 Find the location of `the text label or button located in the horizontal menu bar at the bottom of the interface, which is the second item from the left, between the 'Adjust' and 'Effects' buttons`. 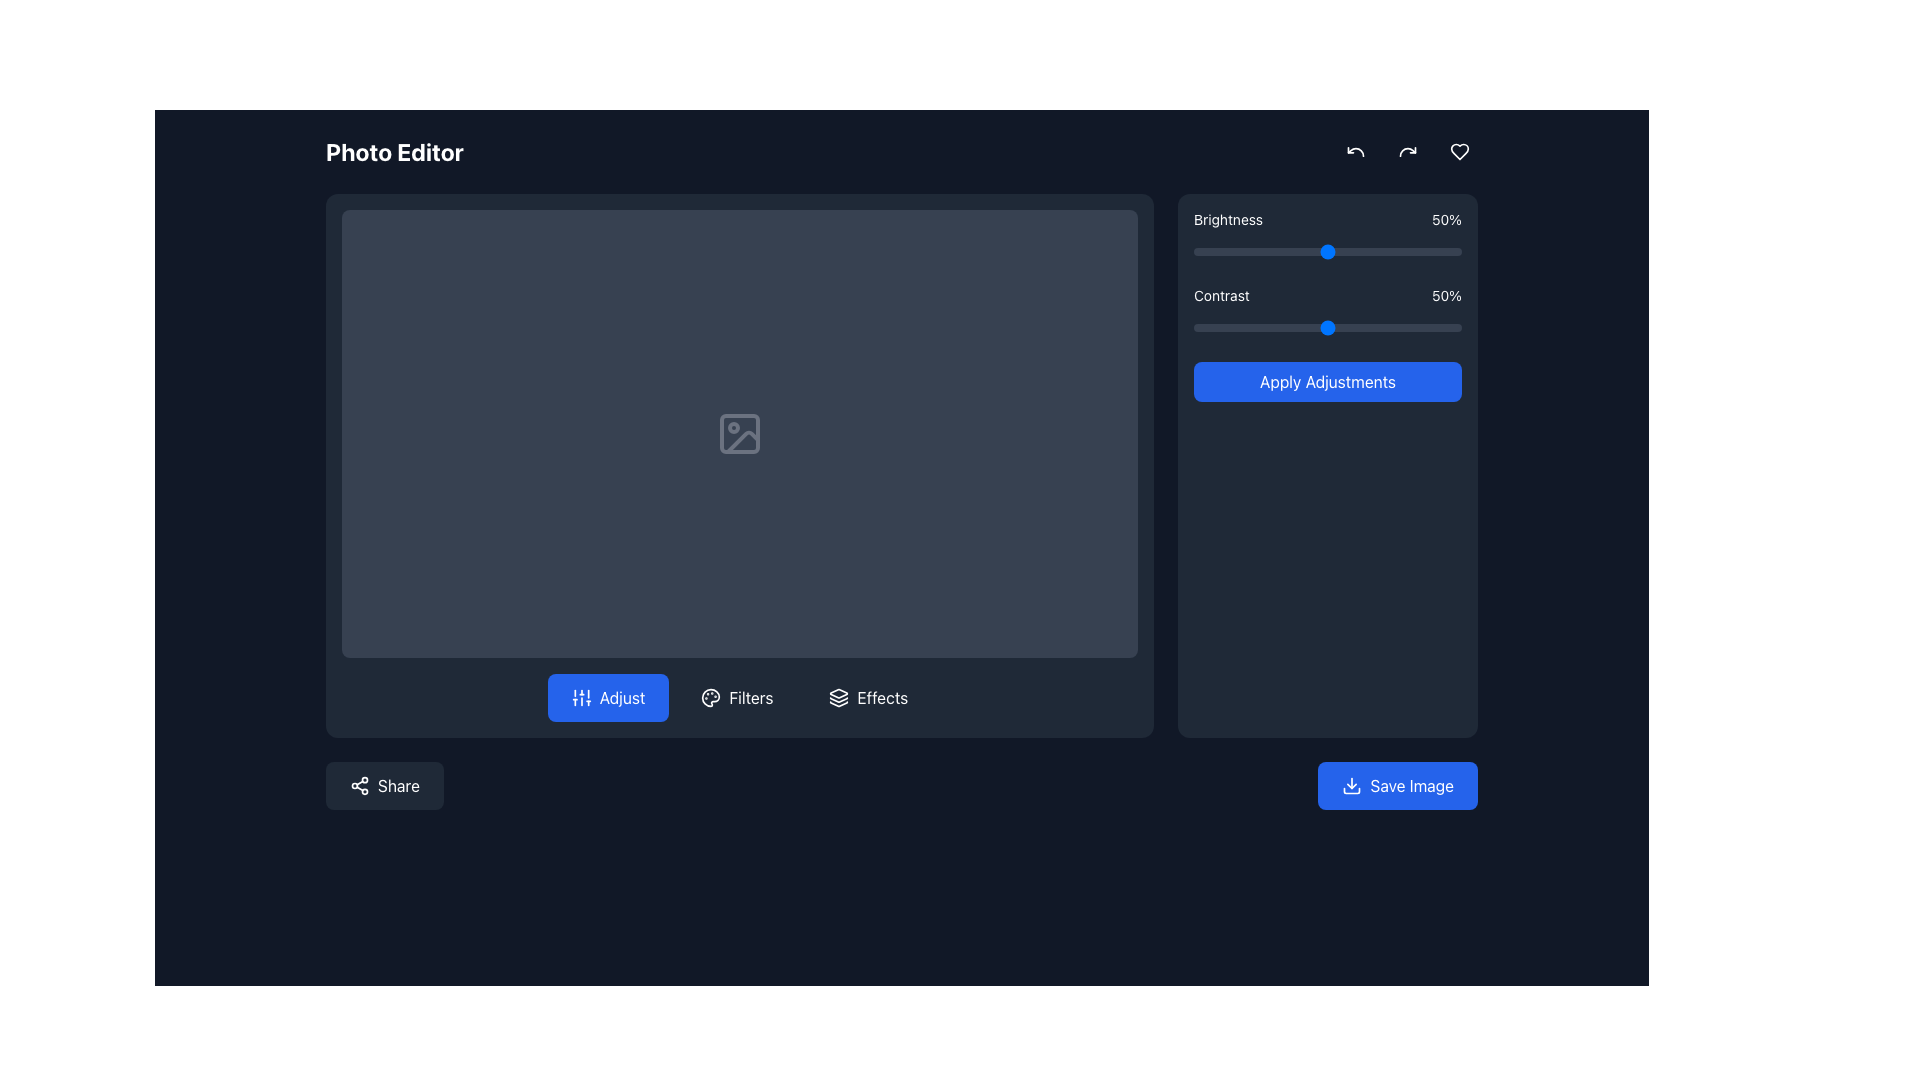

the text label or button located in the horizontal menu bar at the bottom of the interface, which is the second item from the left, between the 'Adjust' and 'Effects' buttons is located at coordinates (750, 696).